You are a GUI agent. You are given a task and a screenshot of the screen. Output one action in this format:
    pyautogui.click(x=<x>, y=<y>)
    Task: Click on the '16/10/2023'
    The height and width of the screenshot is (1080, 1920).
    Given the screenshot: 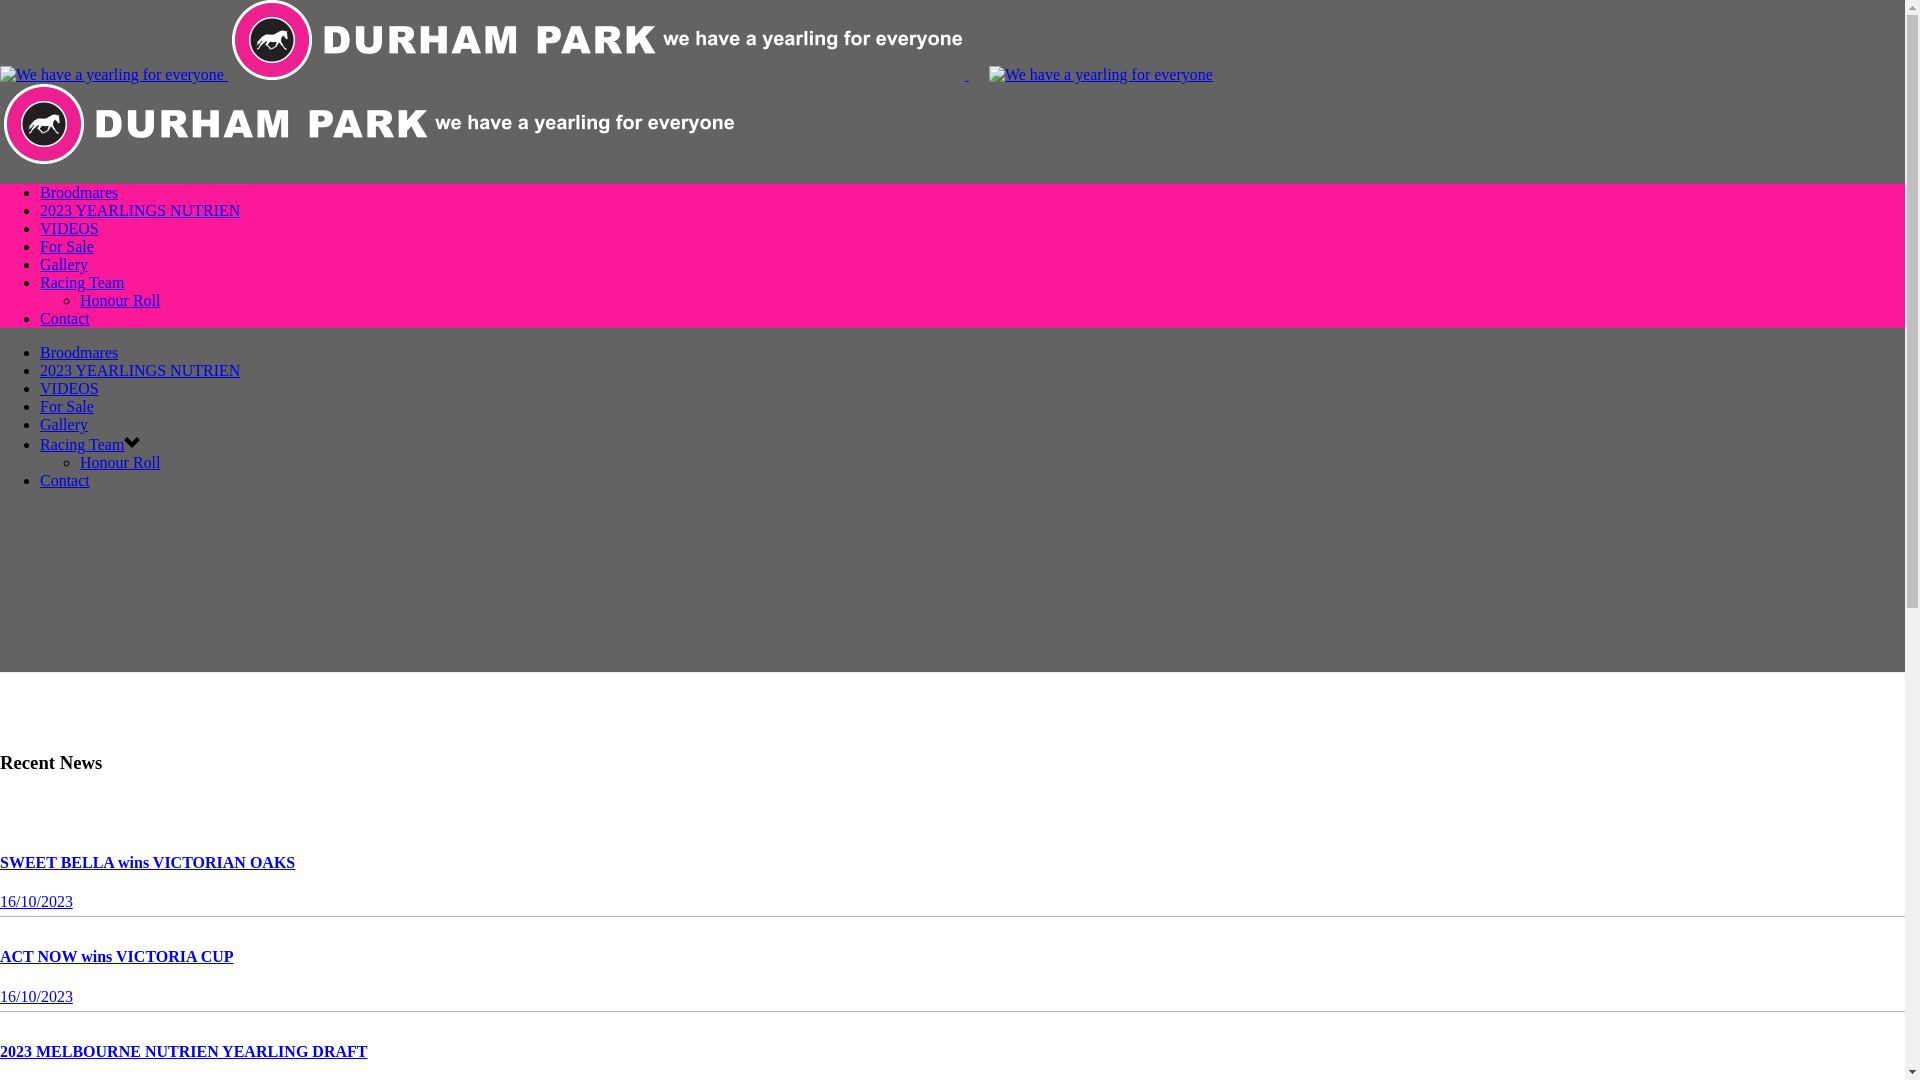 What is the action you would take?
    pyautogui.click(x=36, y=901)
    